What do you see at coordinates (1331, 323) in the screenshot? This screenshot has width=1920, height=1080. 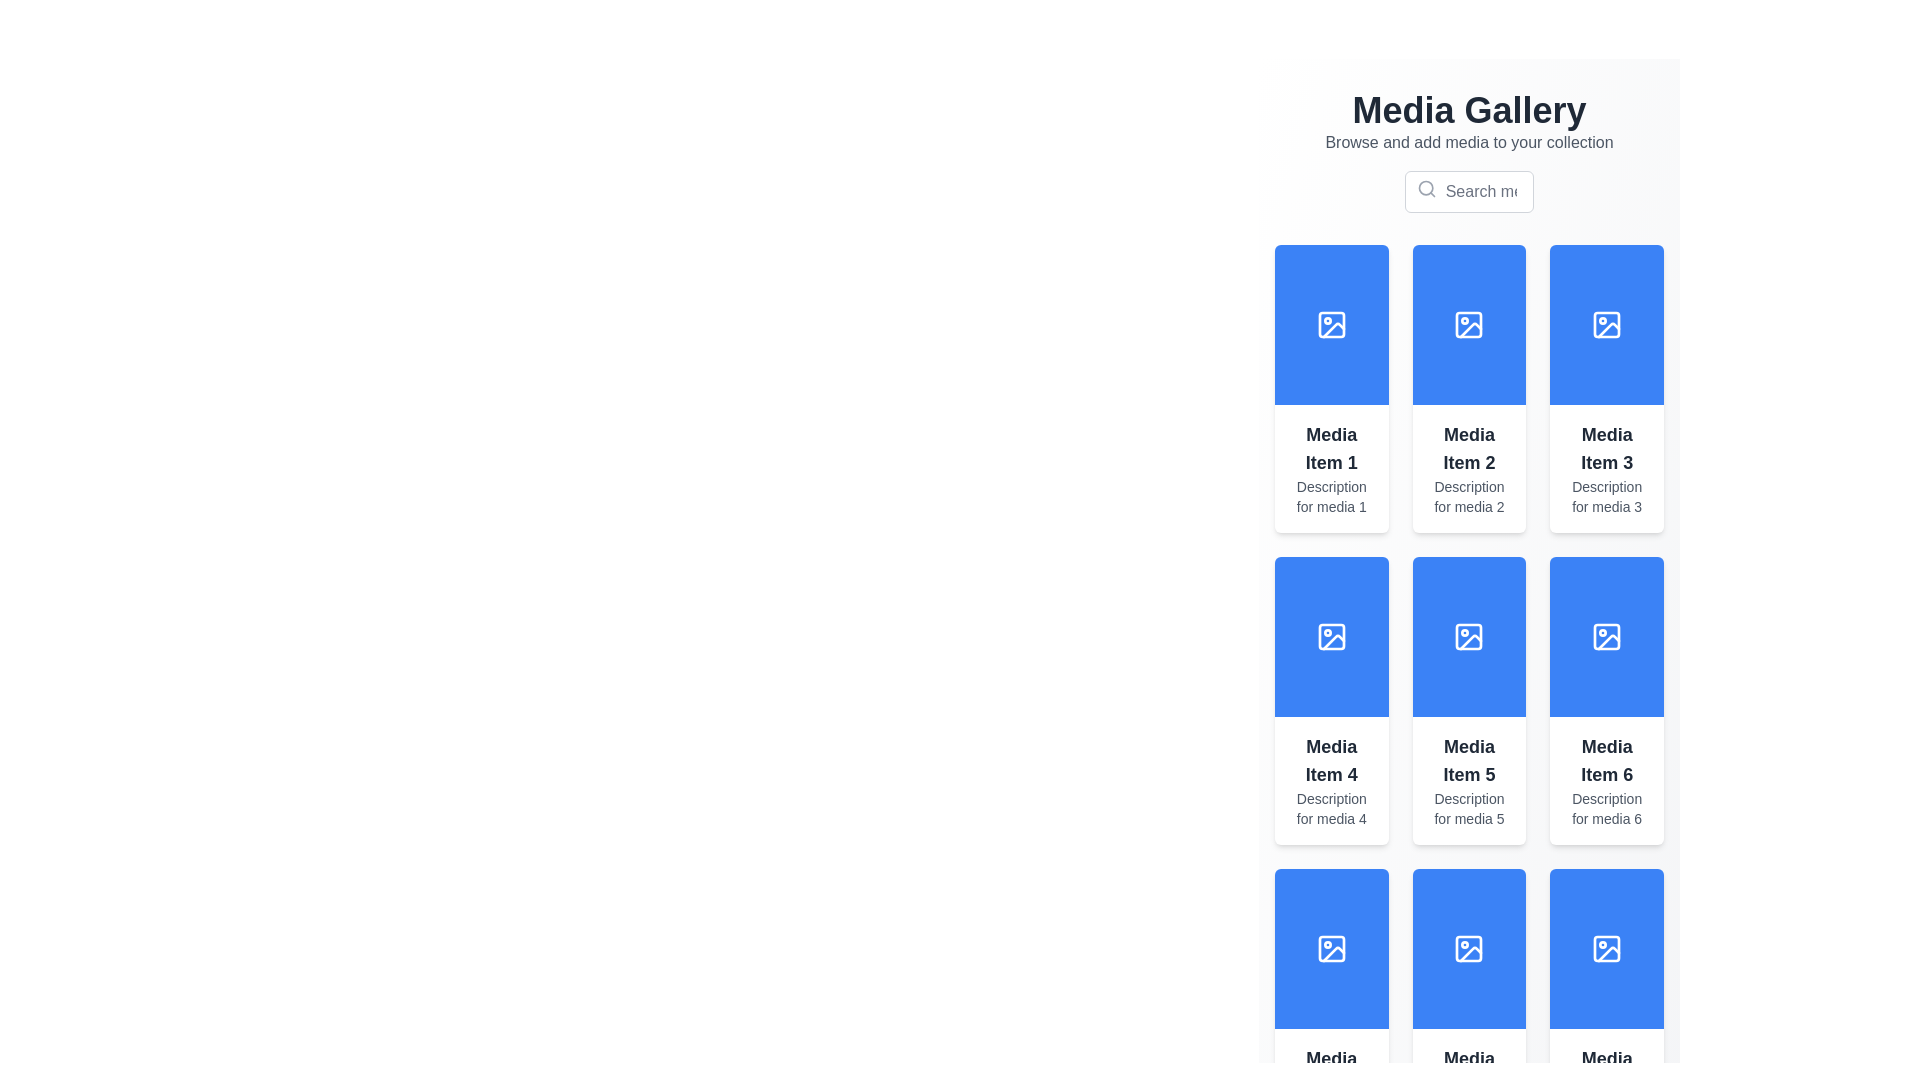 I see `the icon resembling a picture or gallery symbol located at the top-center of the blue card labeled 'Media Item 1' in the media gallery grid` at bounding box center [1331, 323].